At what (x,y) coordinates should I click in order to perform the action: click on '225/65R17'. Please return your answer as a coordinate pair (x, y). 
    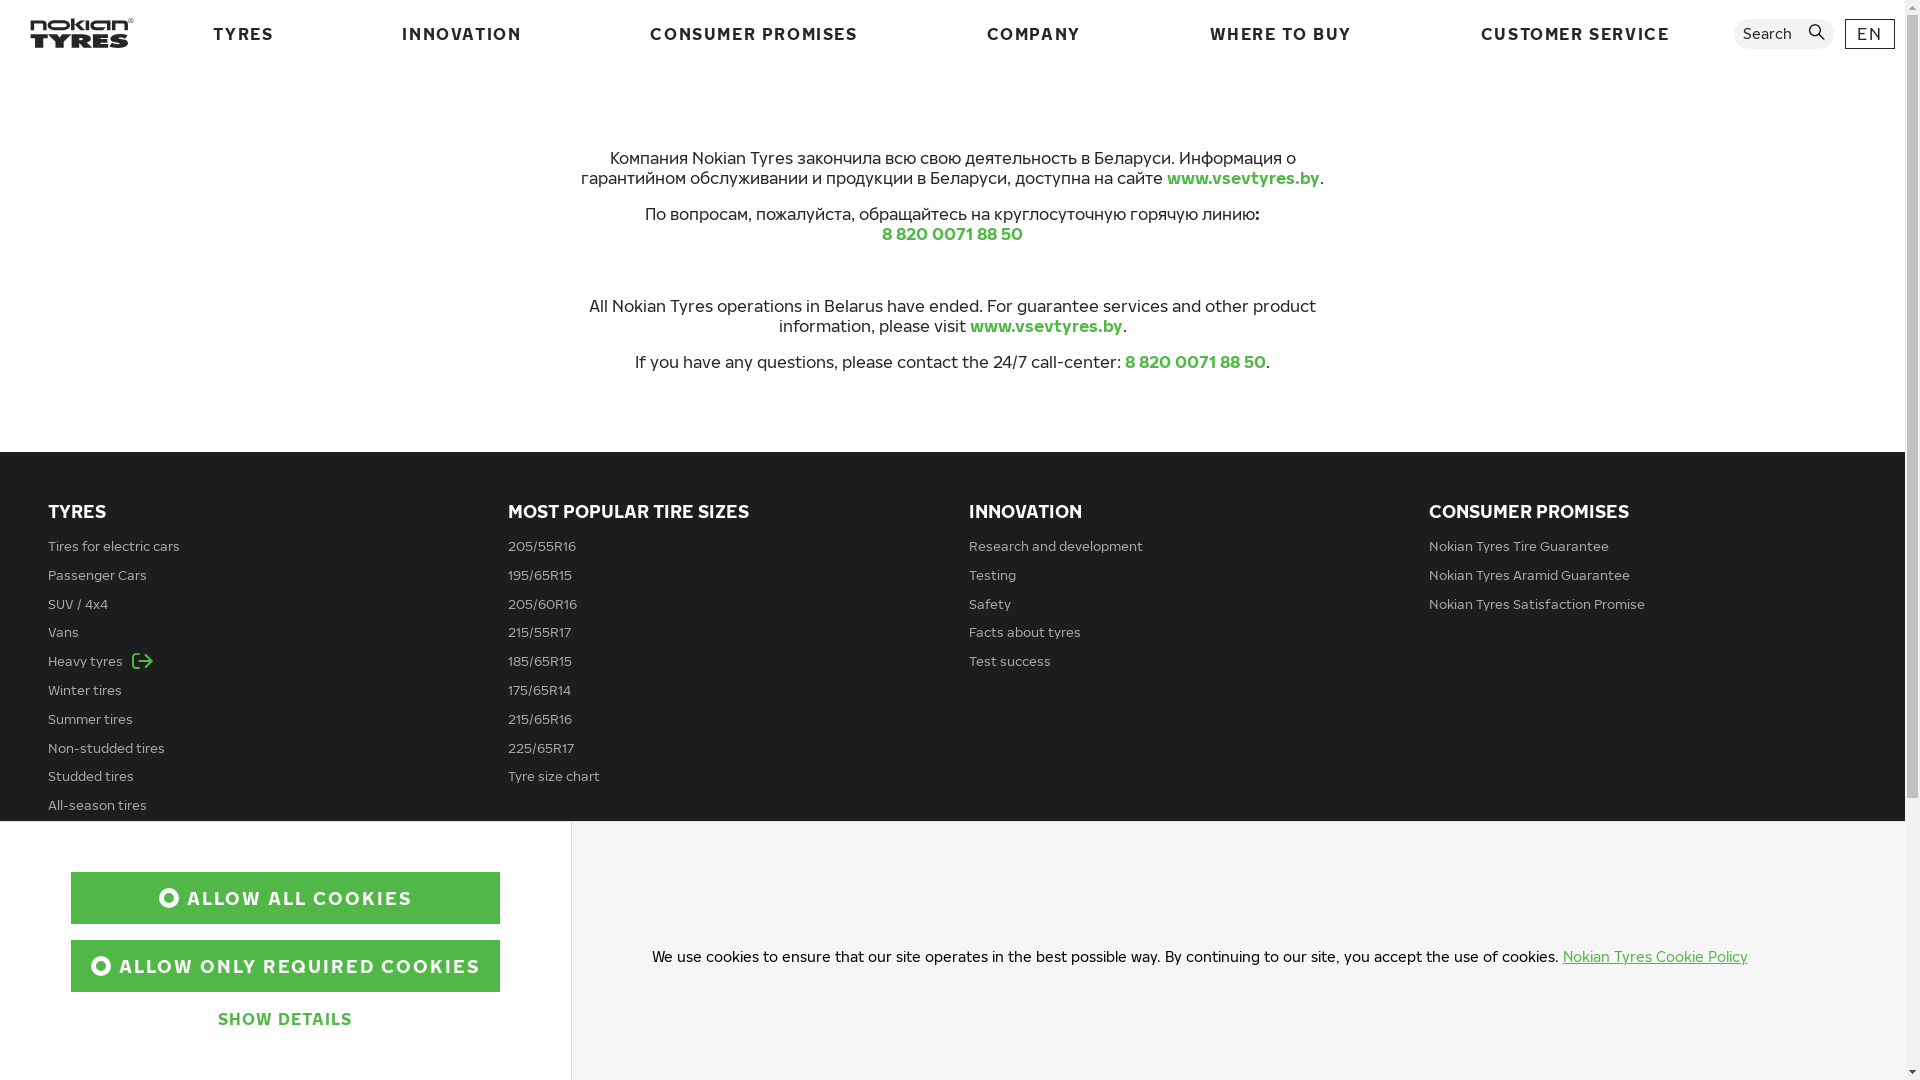
    Looking at the image, I should click on (541, 748).